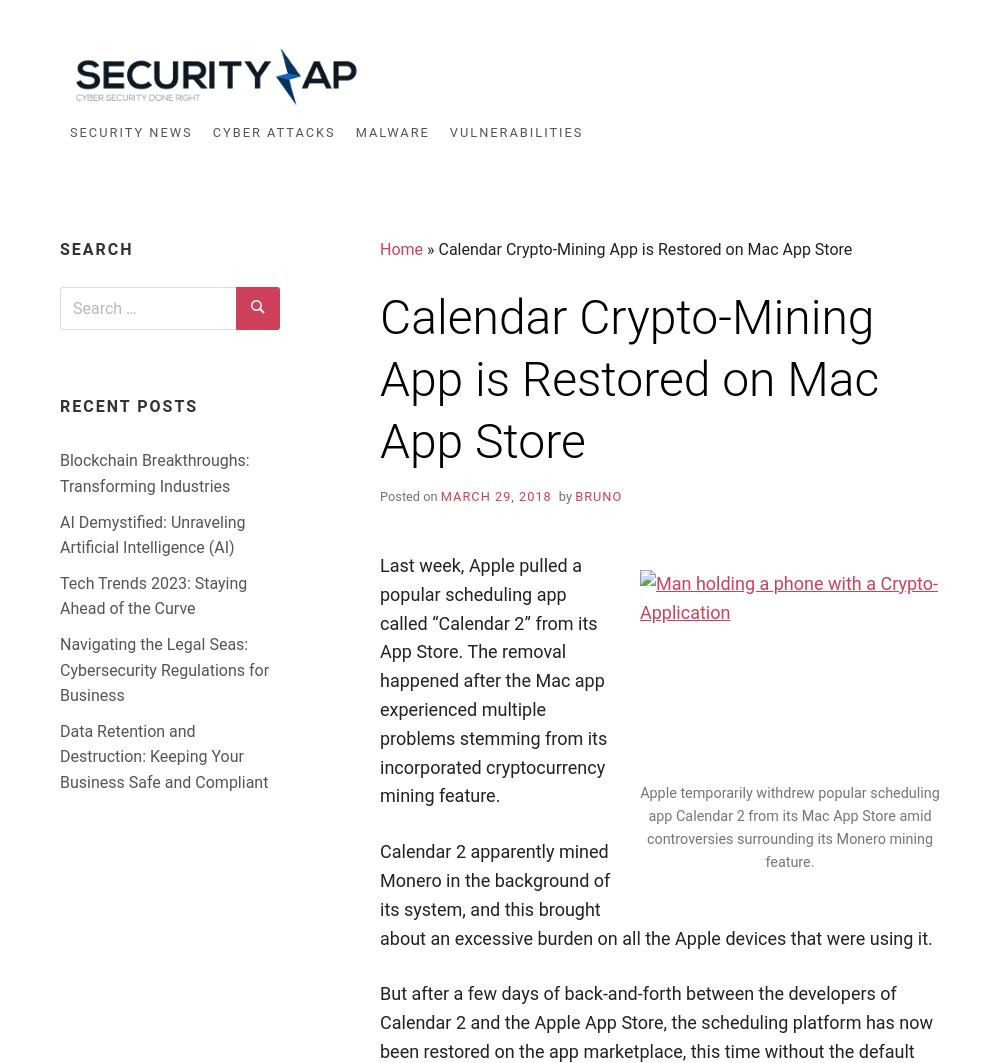 The height and width of the screenshot is (1063, 1000). What do you see at coordinates (164, 668) in the screenshot?
I see `'Navigating the Legal Seas: Cybersecurity Regulations for Business'` at bounding box center [164, 668].